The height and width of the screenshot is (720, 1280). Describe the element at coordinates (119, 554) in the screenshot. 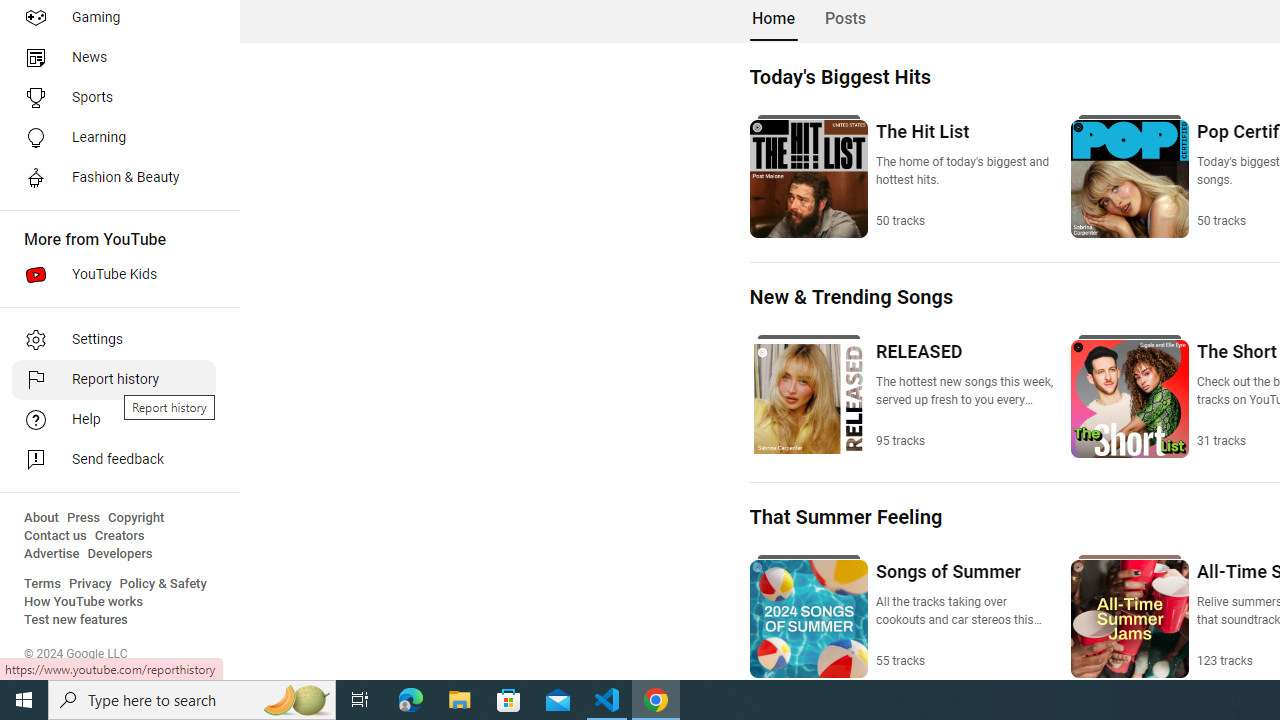

I see `'Developers'` at that location.